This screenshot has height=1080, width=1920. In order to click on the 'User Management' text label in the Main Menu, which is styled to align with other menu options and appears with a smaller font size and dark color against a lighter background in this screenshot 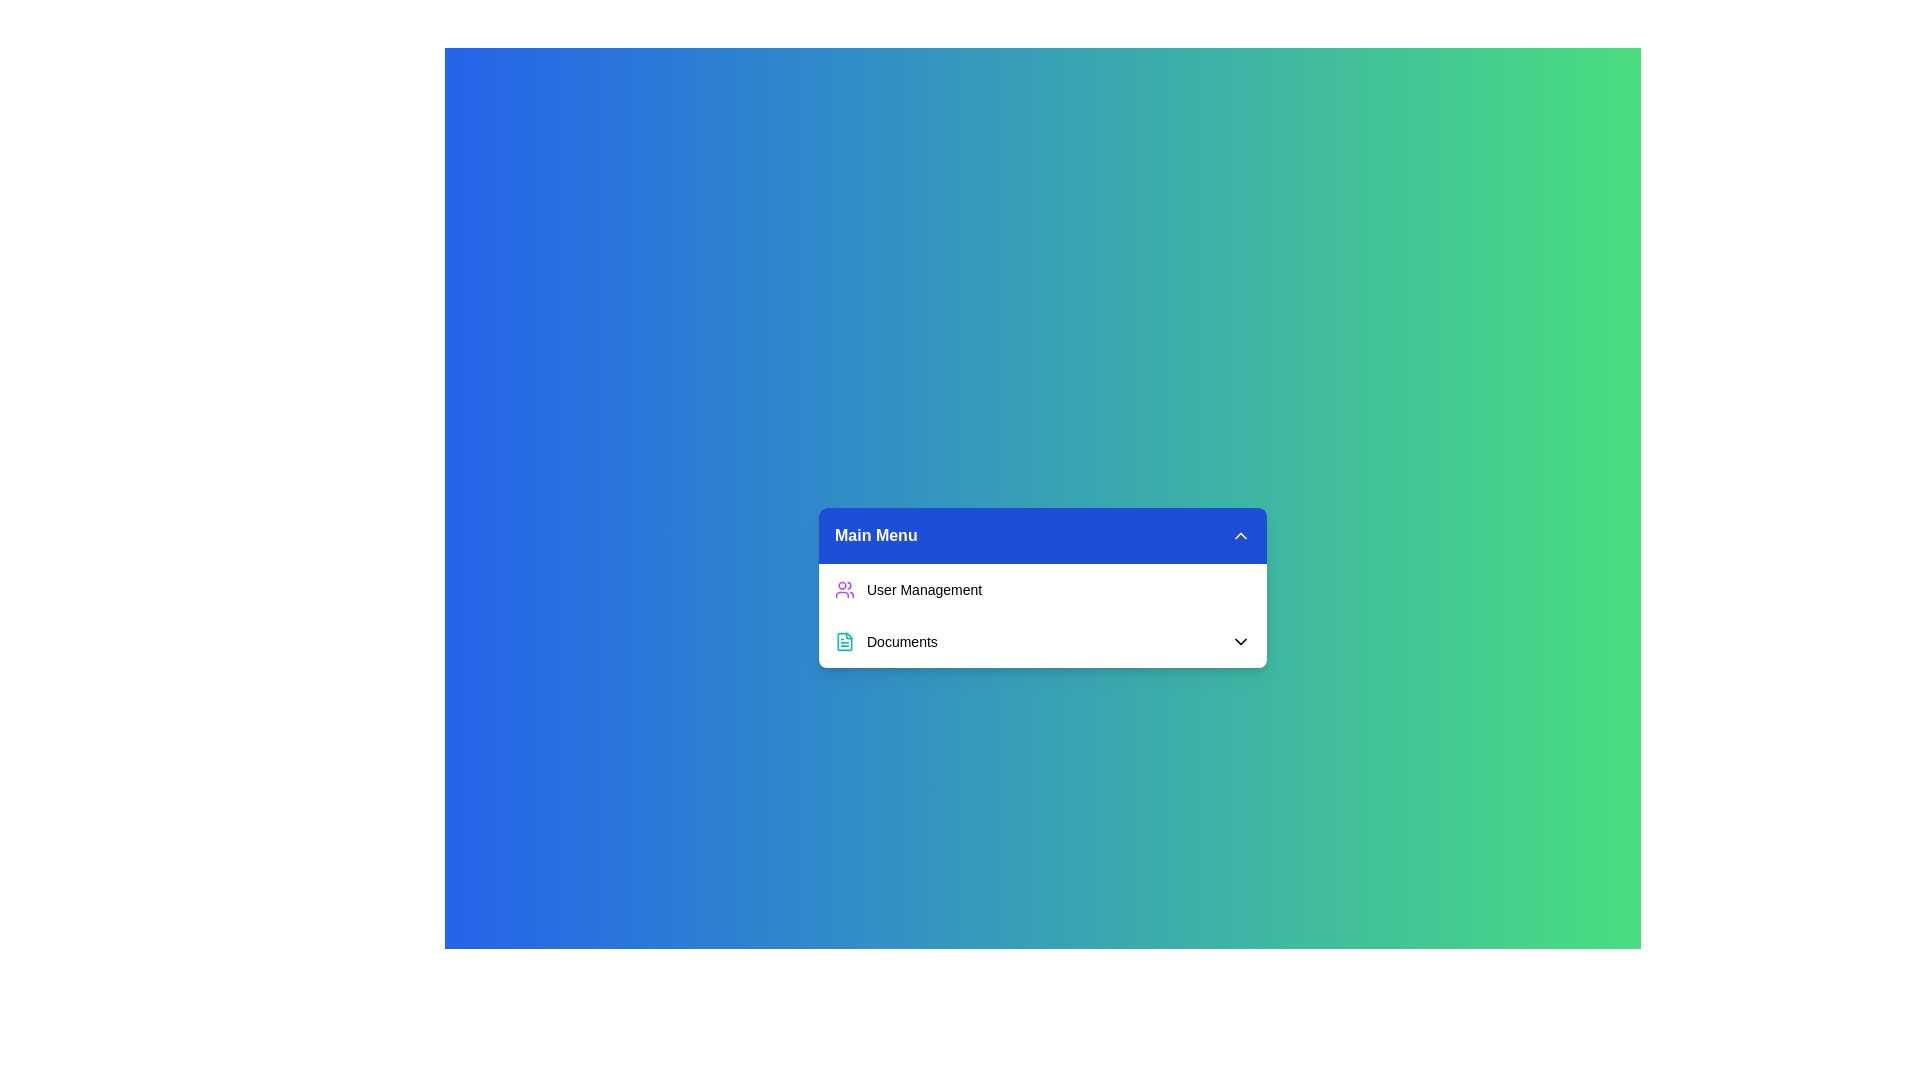, I will do `click(923, 589)`.